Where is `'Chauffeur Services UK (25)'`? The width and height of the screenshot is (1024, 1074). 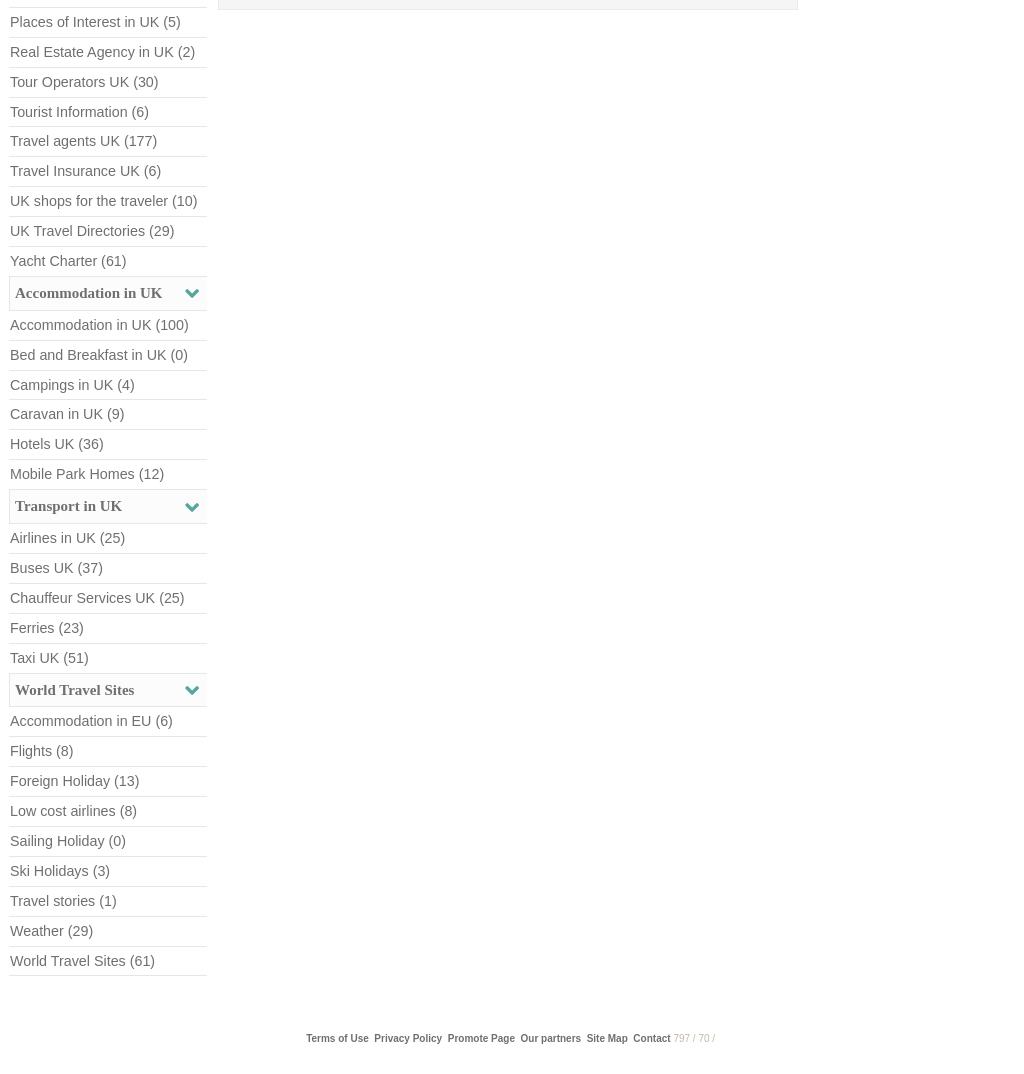
'Chauffeur Services UK (25)' is located at coordinates (96, 597).